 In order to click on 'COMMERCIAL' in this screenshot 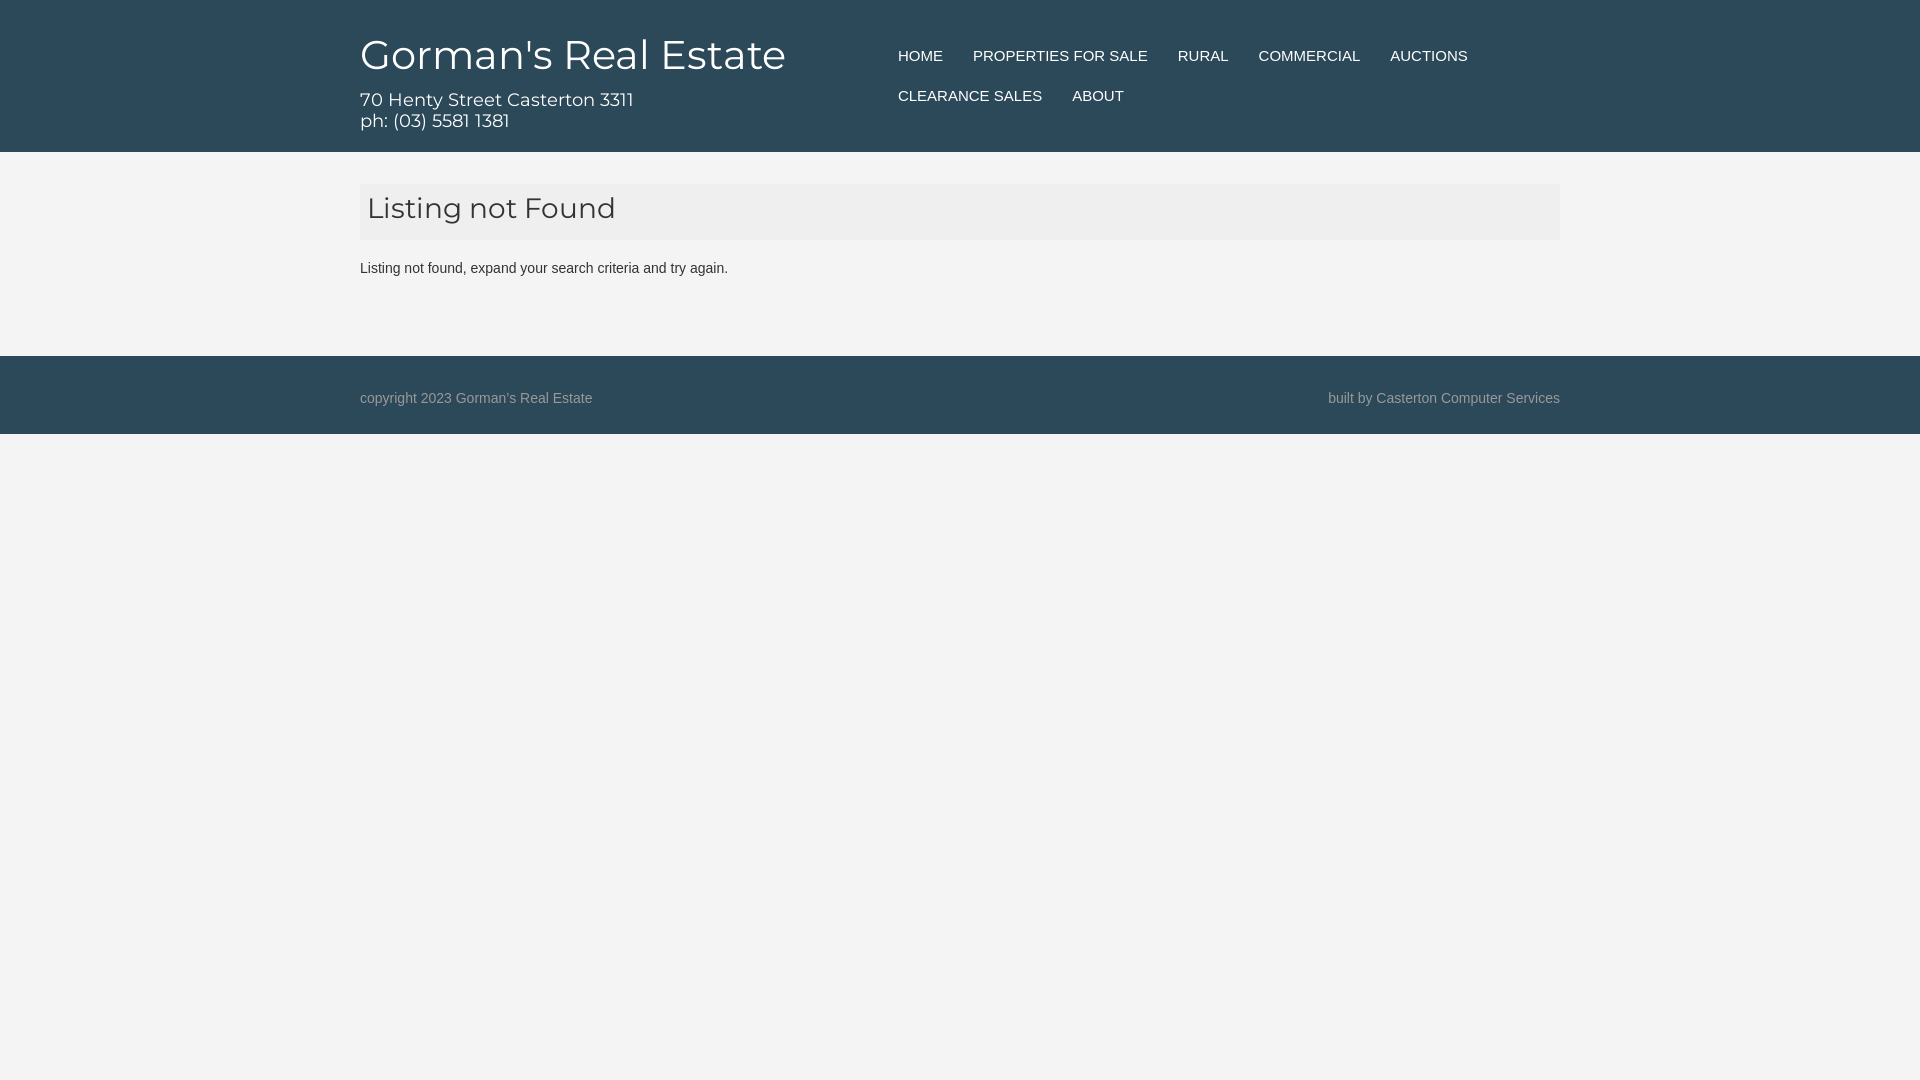, I will do `click(1310, 55)`.